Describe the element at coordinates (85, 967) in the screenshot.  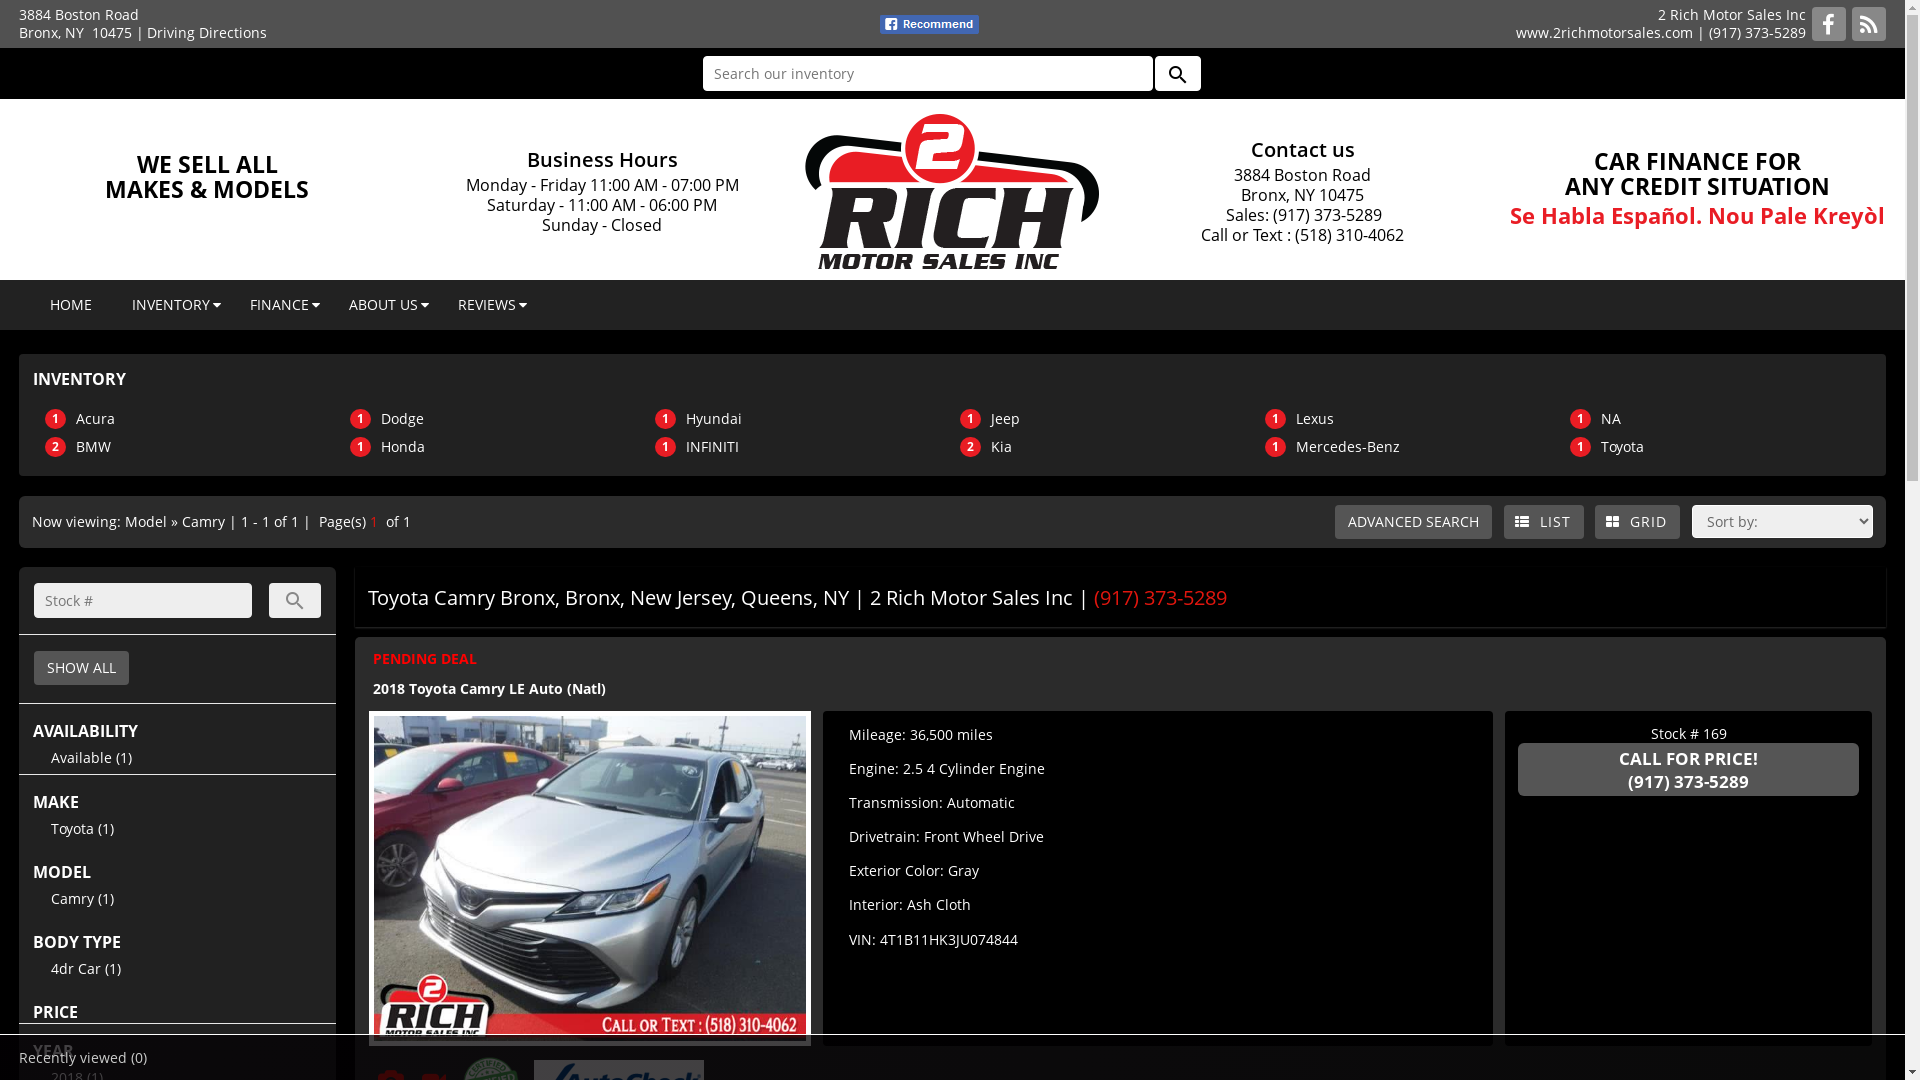
I see `'4dr Car (1)'` at that location.